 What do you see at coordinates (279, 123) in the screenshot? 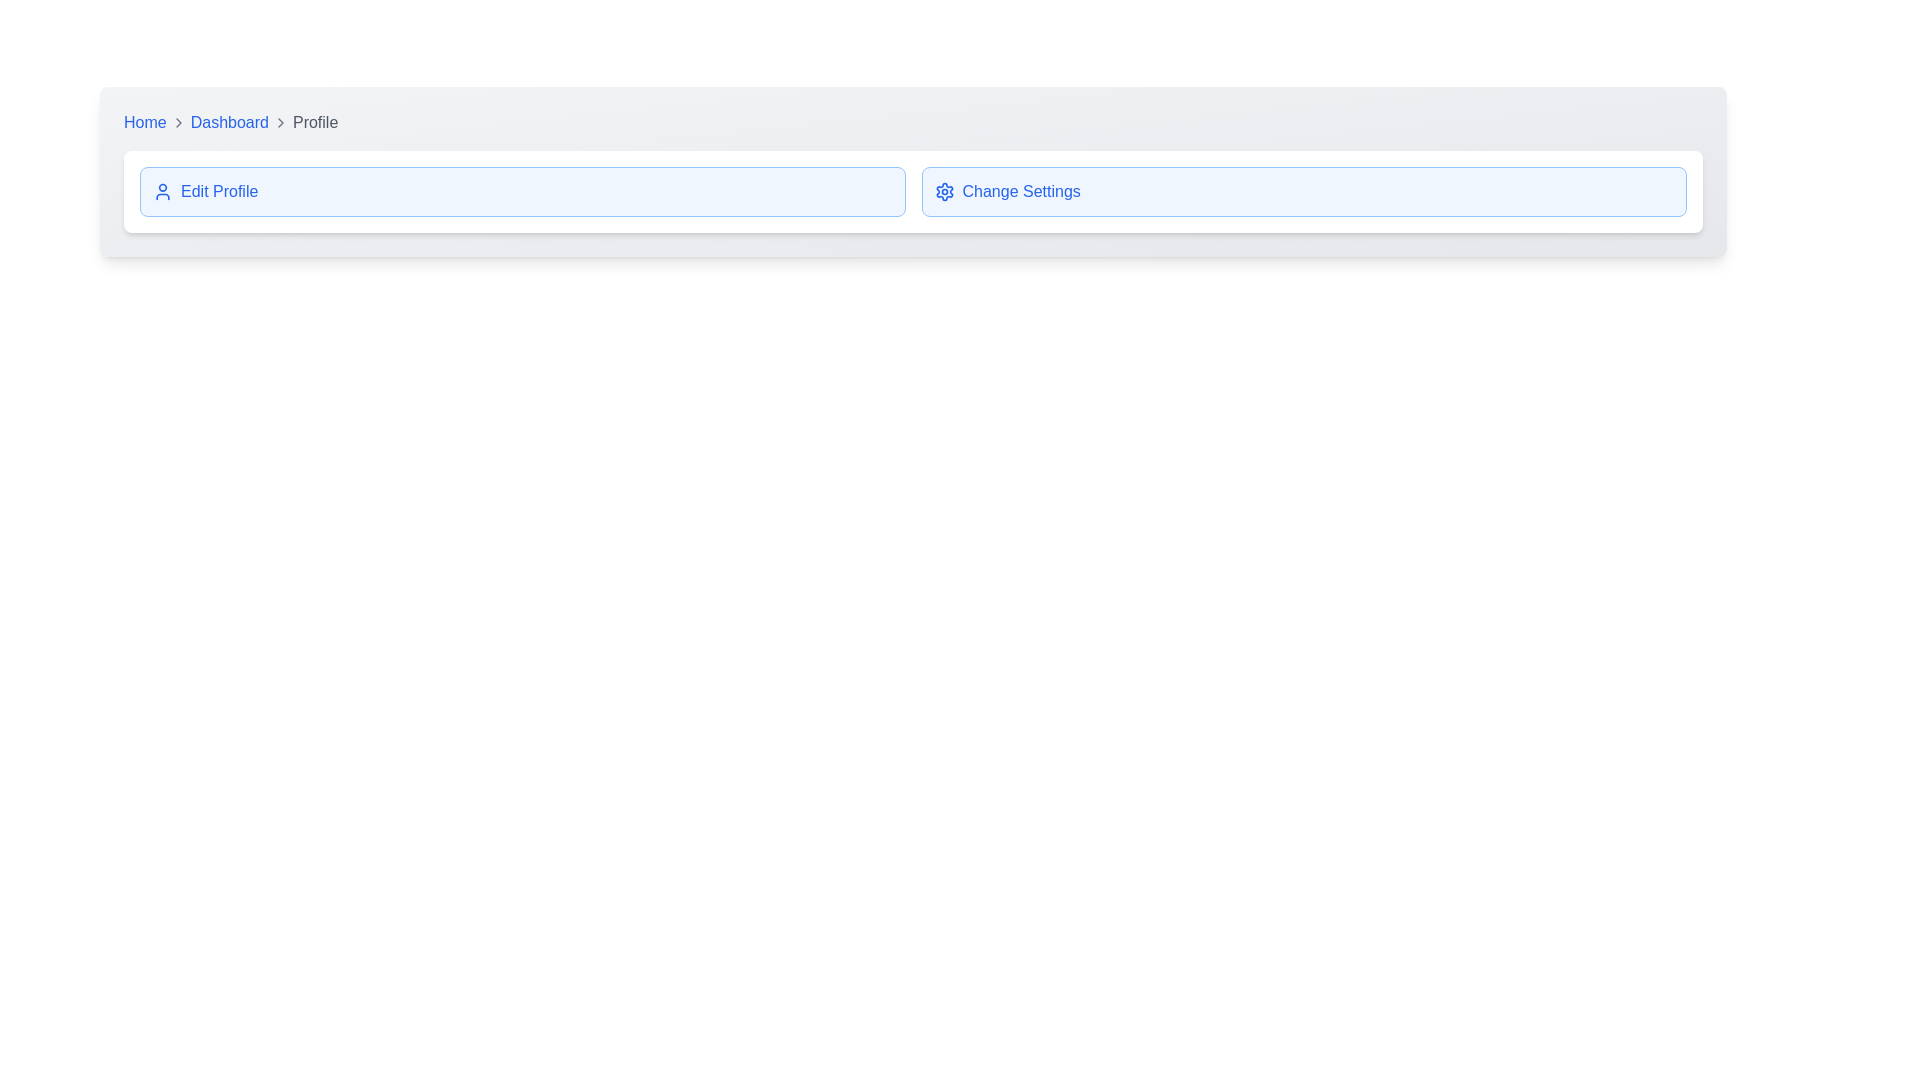
I see `the right-facing chevron icon located beside the 'Dashboard' text in the breadcrumb navigation` at bounding box center [279, 123].